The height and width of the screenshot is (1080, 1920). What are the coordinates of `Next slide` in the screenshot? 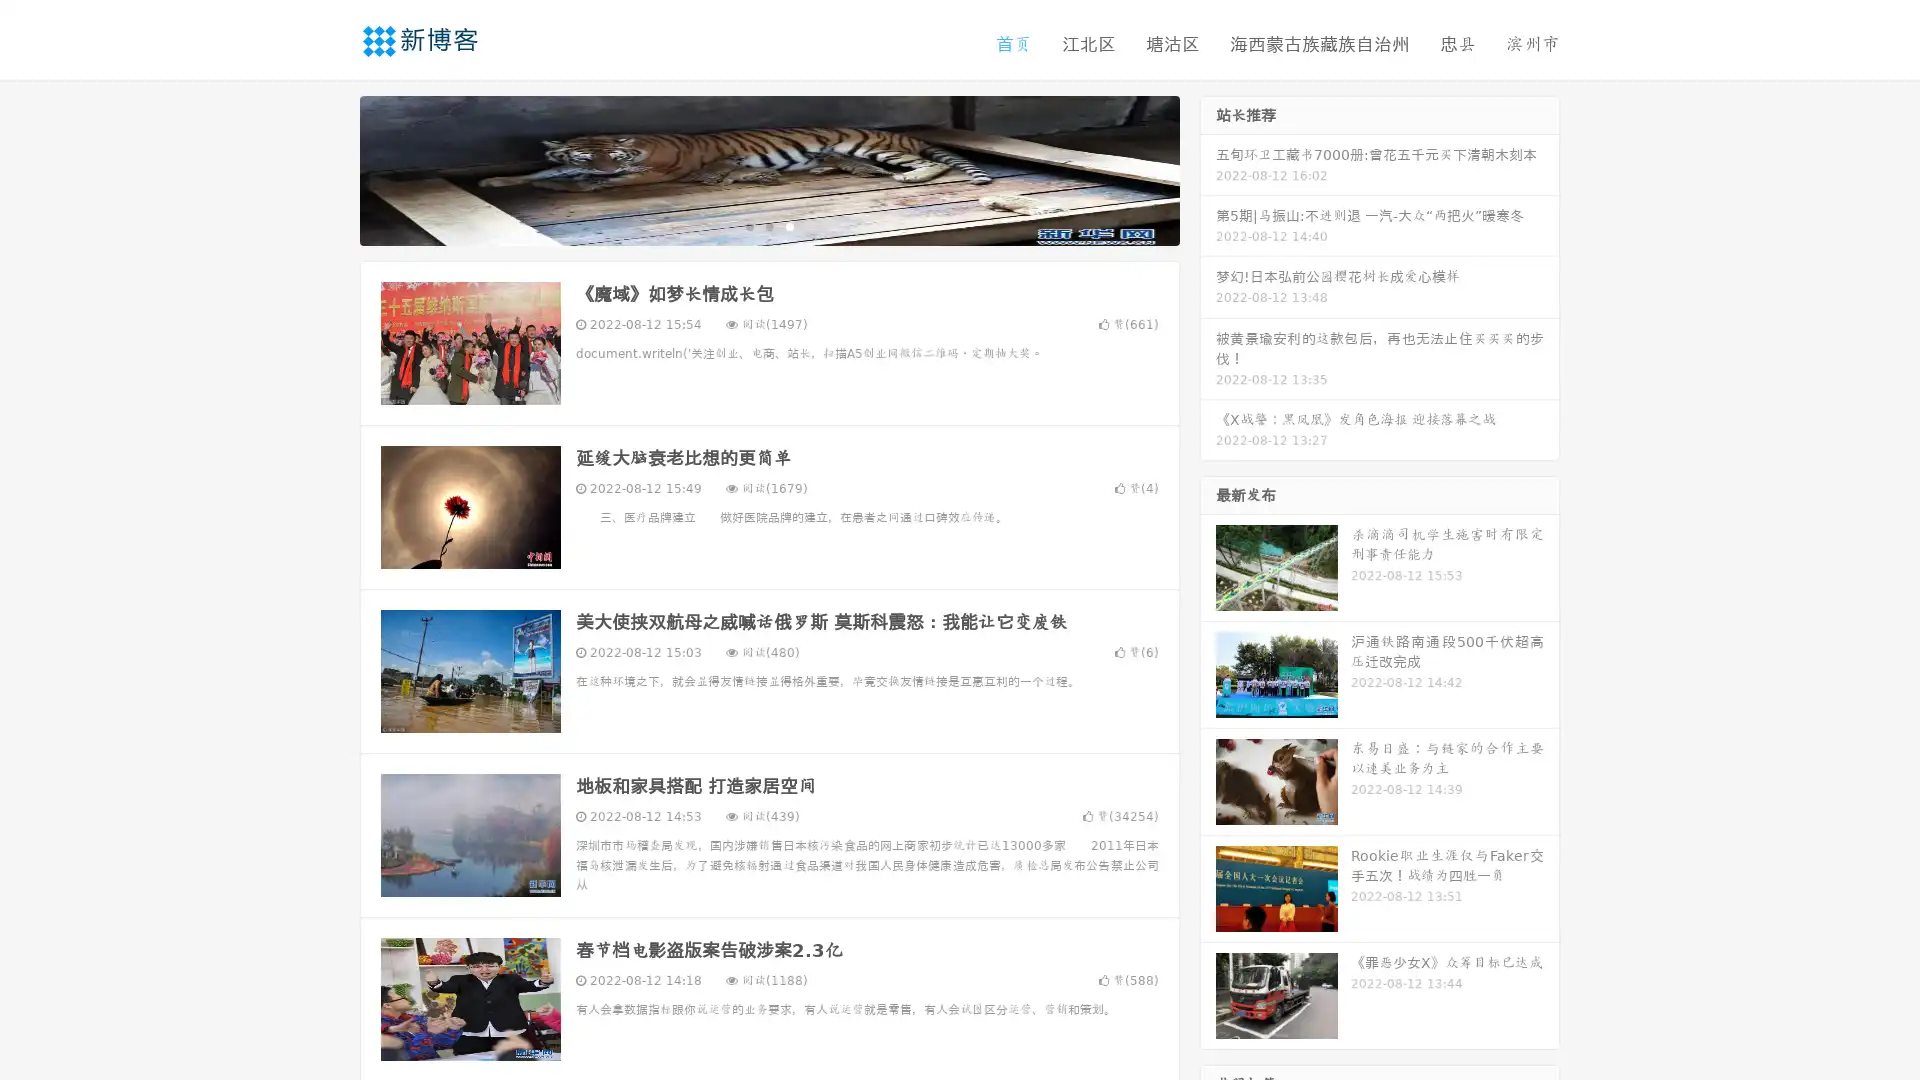 It's located at (1208, 168).